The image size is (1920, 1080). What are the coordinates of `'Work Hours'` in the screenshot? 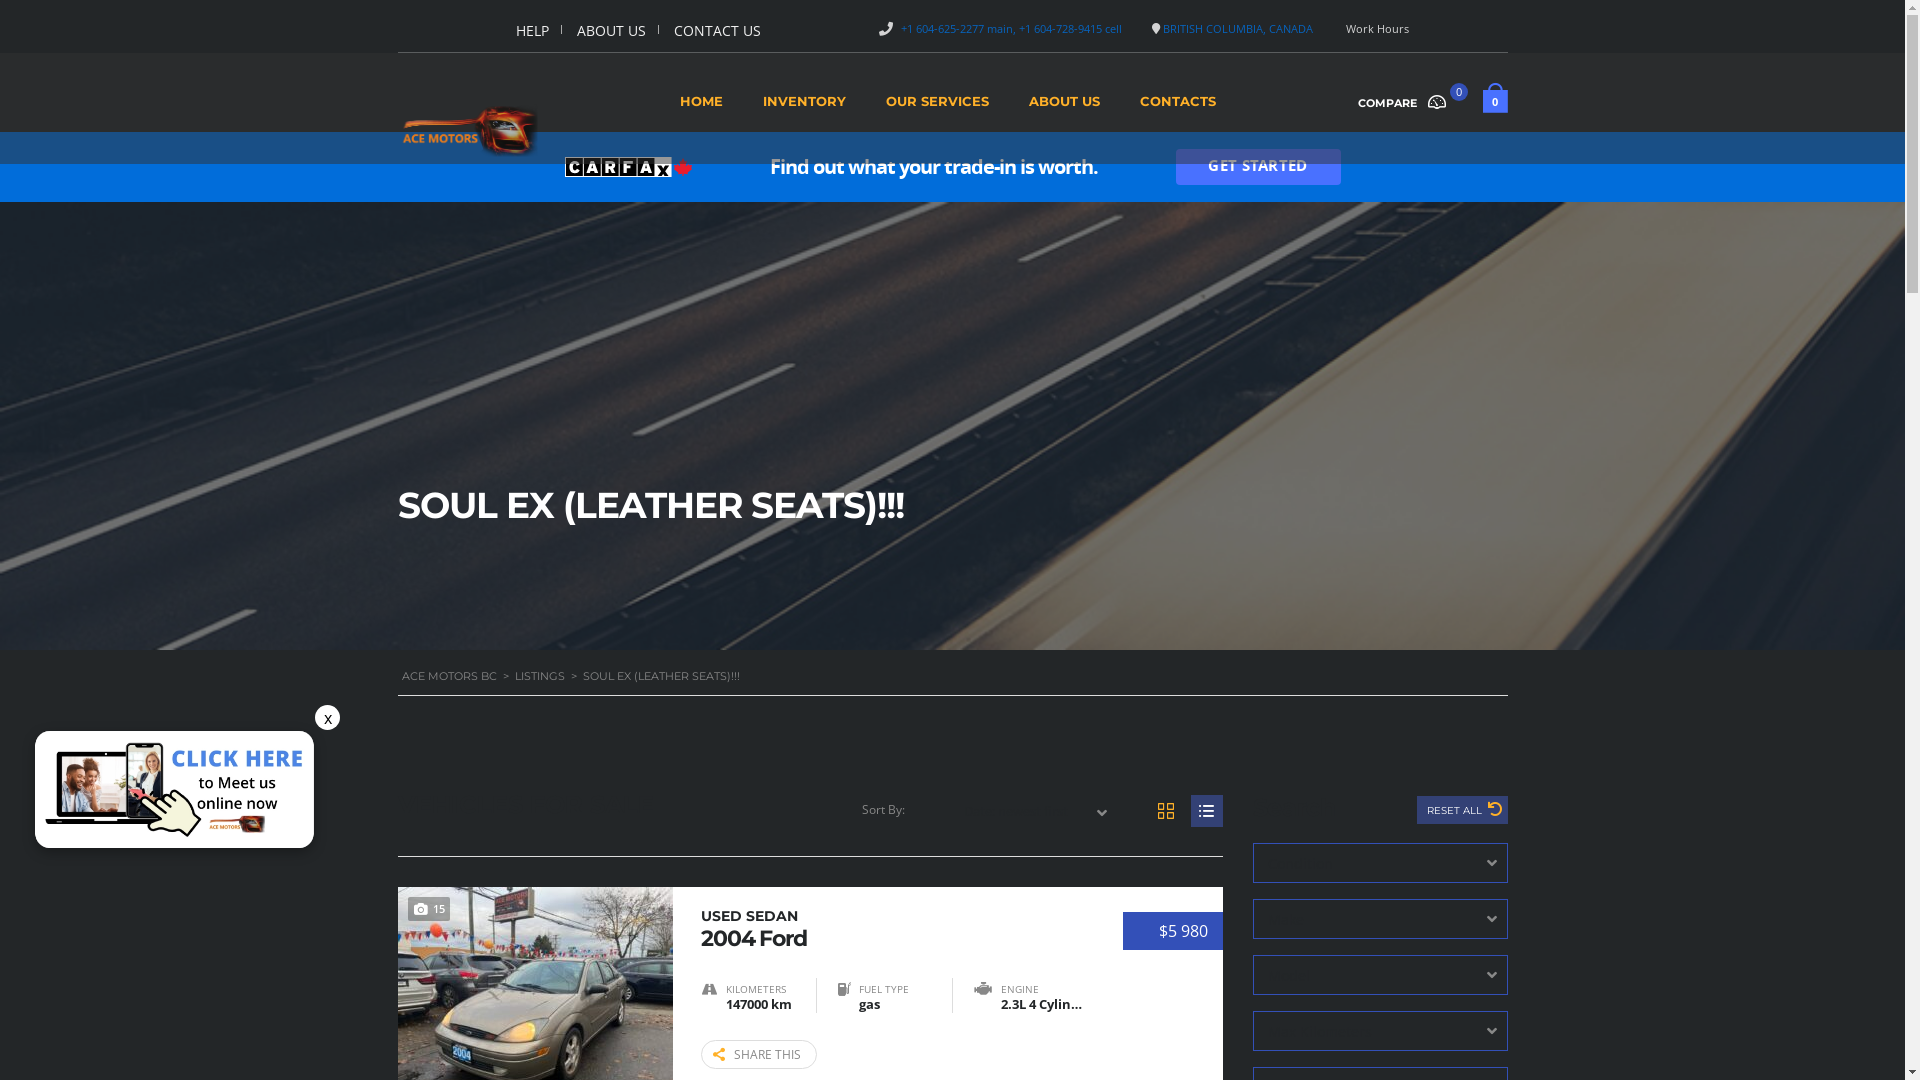 It's located at (1376, 28).